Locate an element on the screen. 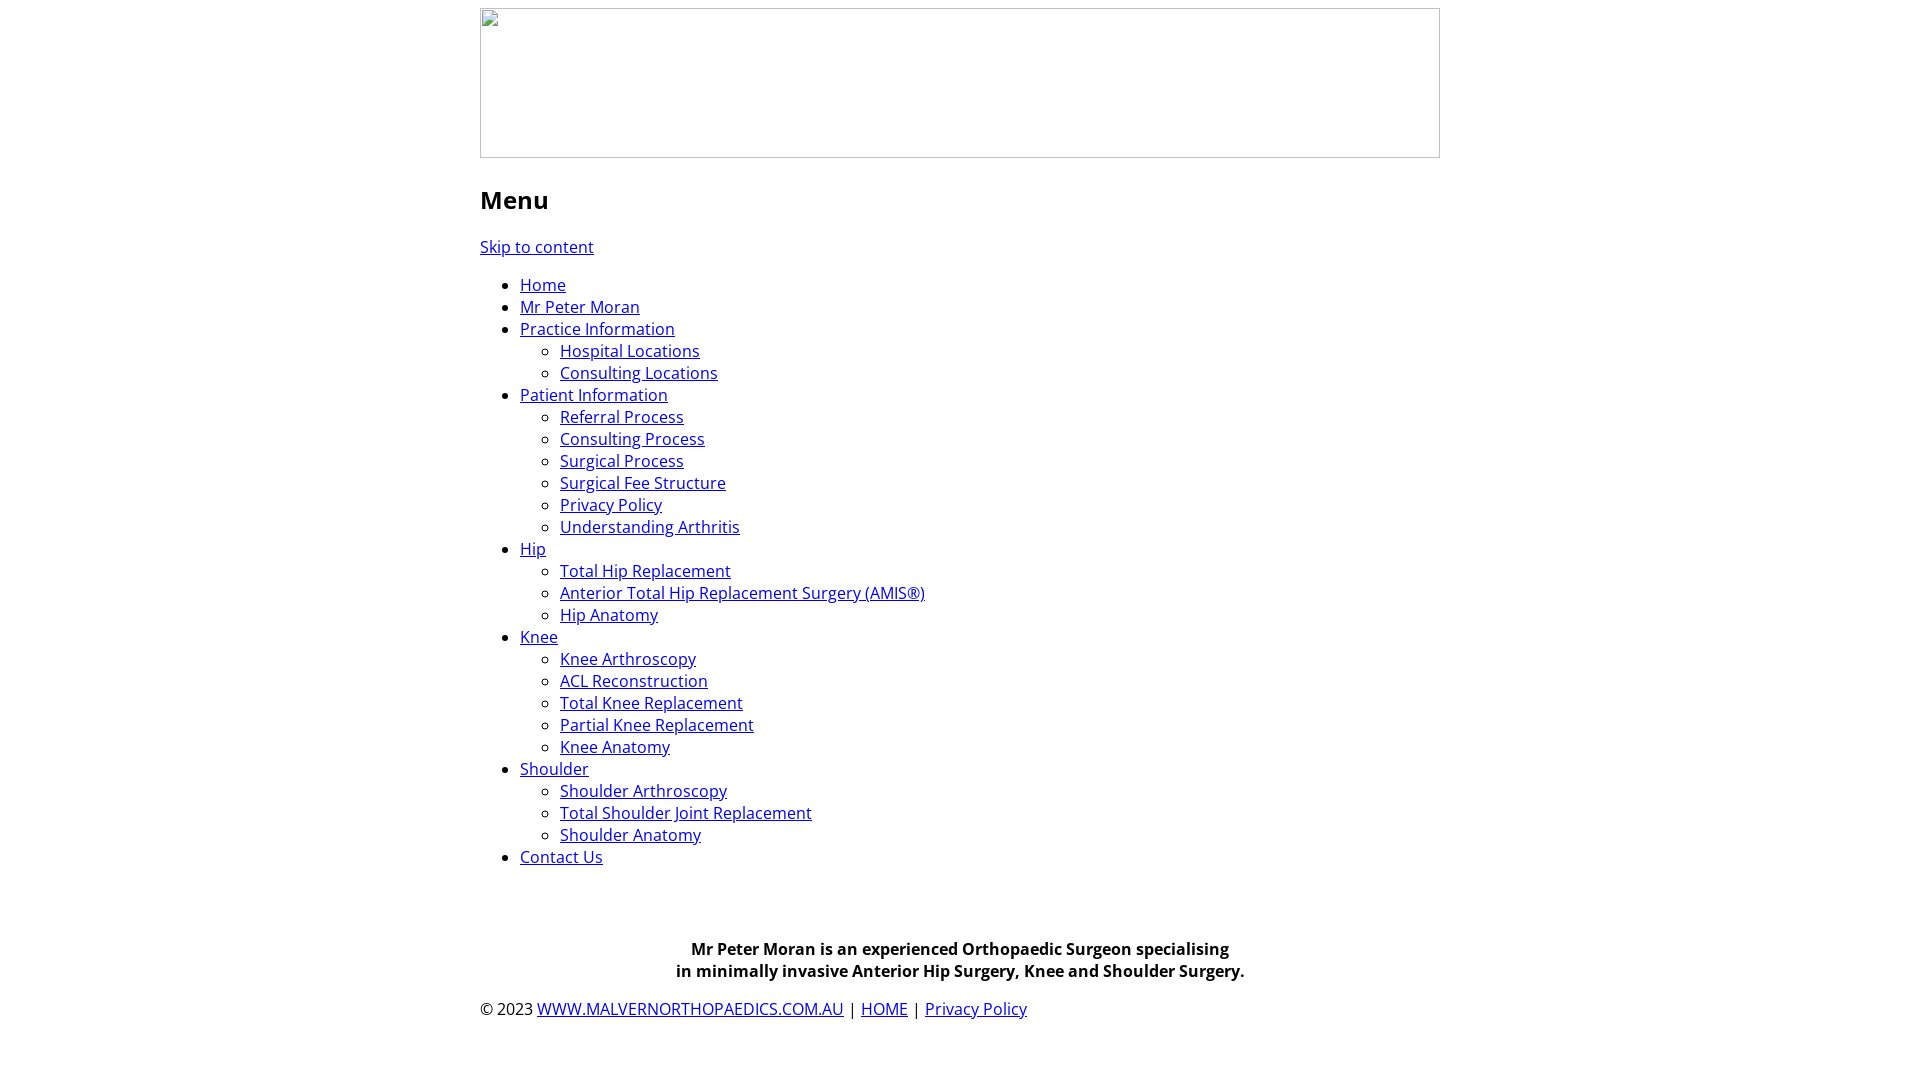 This screenshot has height=1080, width=1920. 'Knee Anatomy' is located at coordinates (560, 747).